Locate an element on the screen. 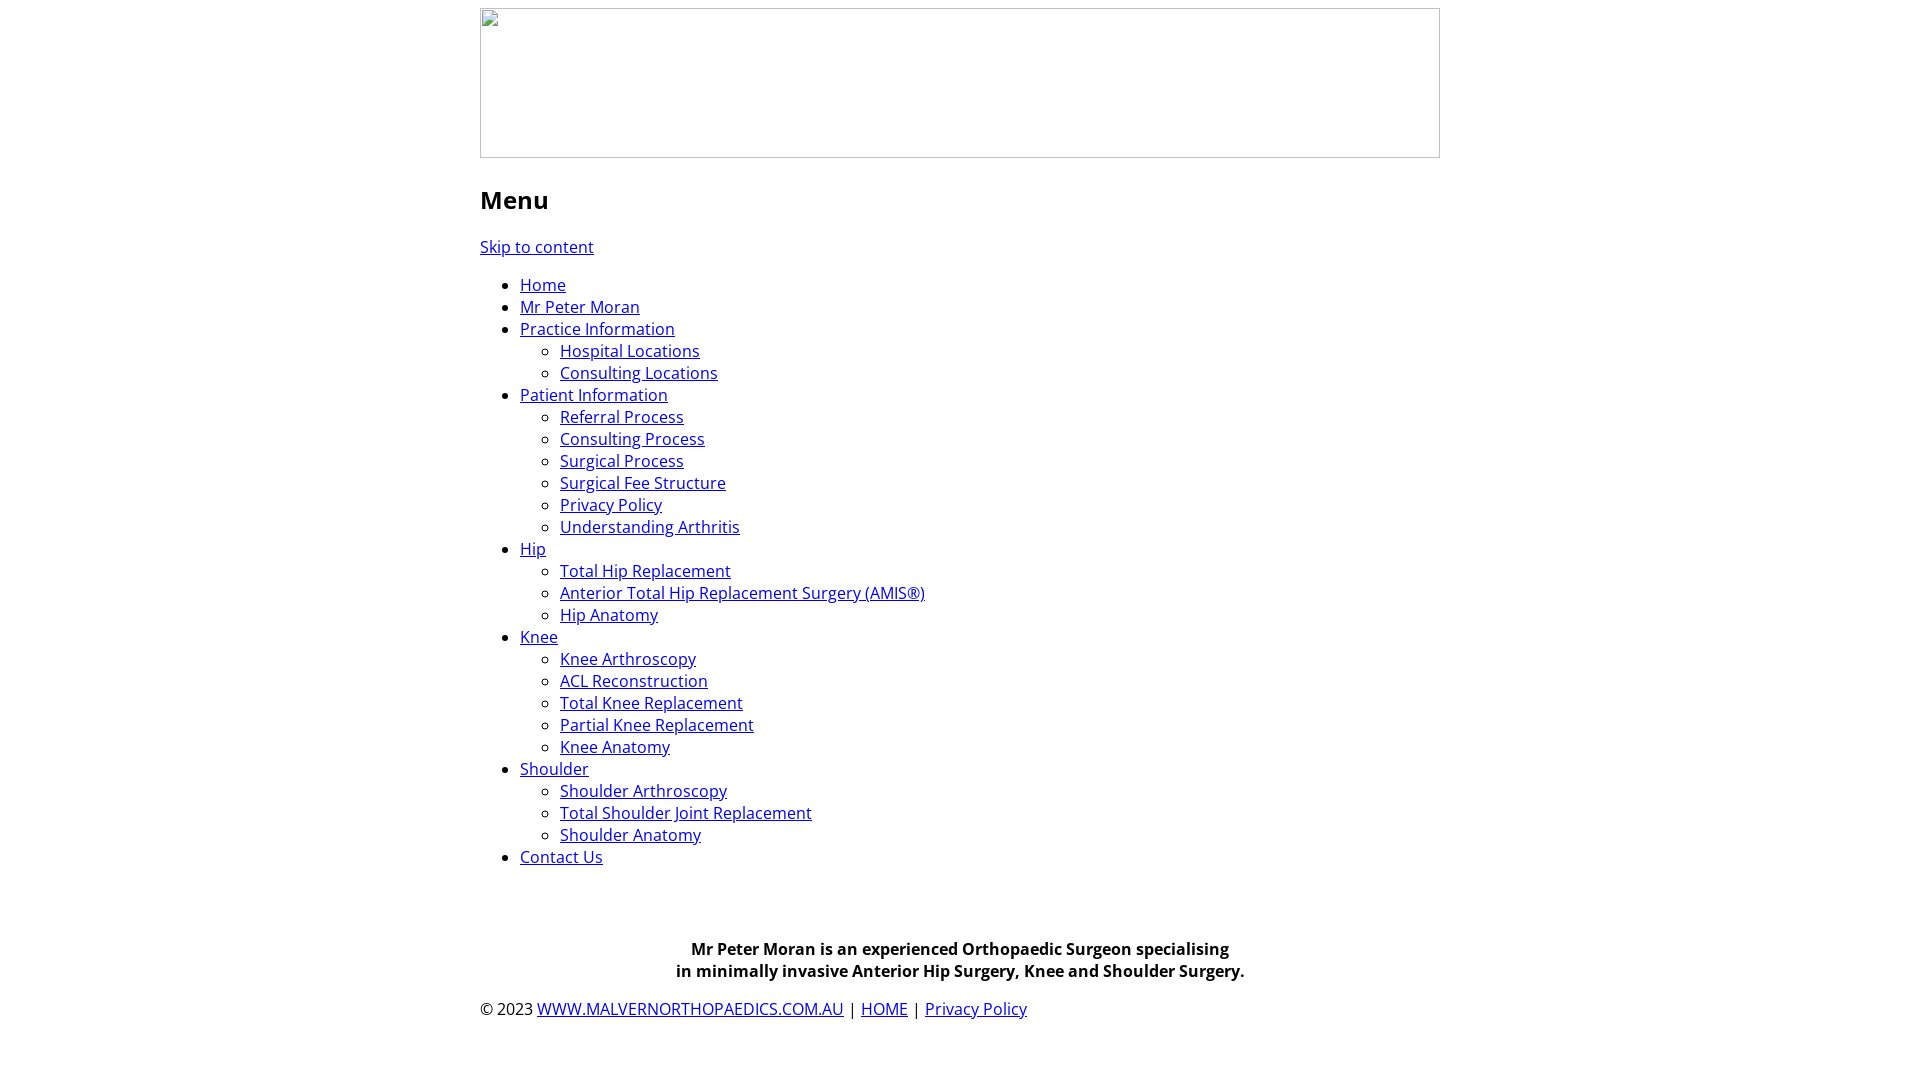 This screenshot has height=1080, width=1920. 'Knee Anatomy' is located at coordinates (560, 747).